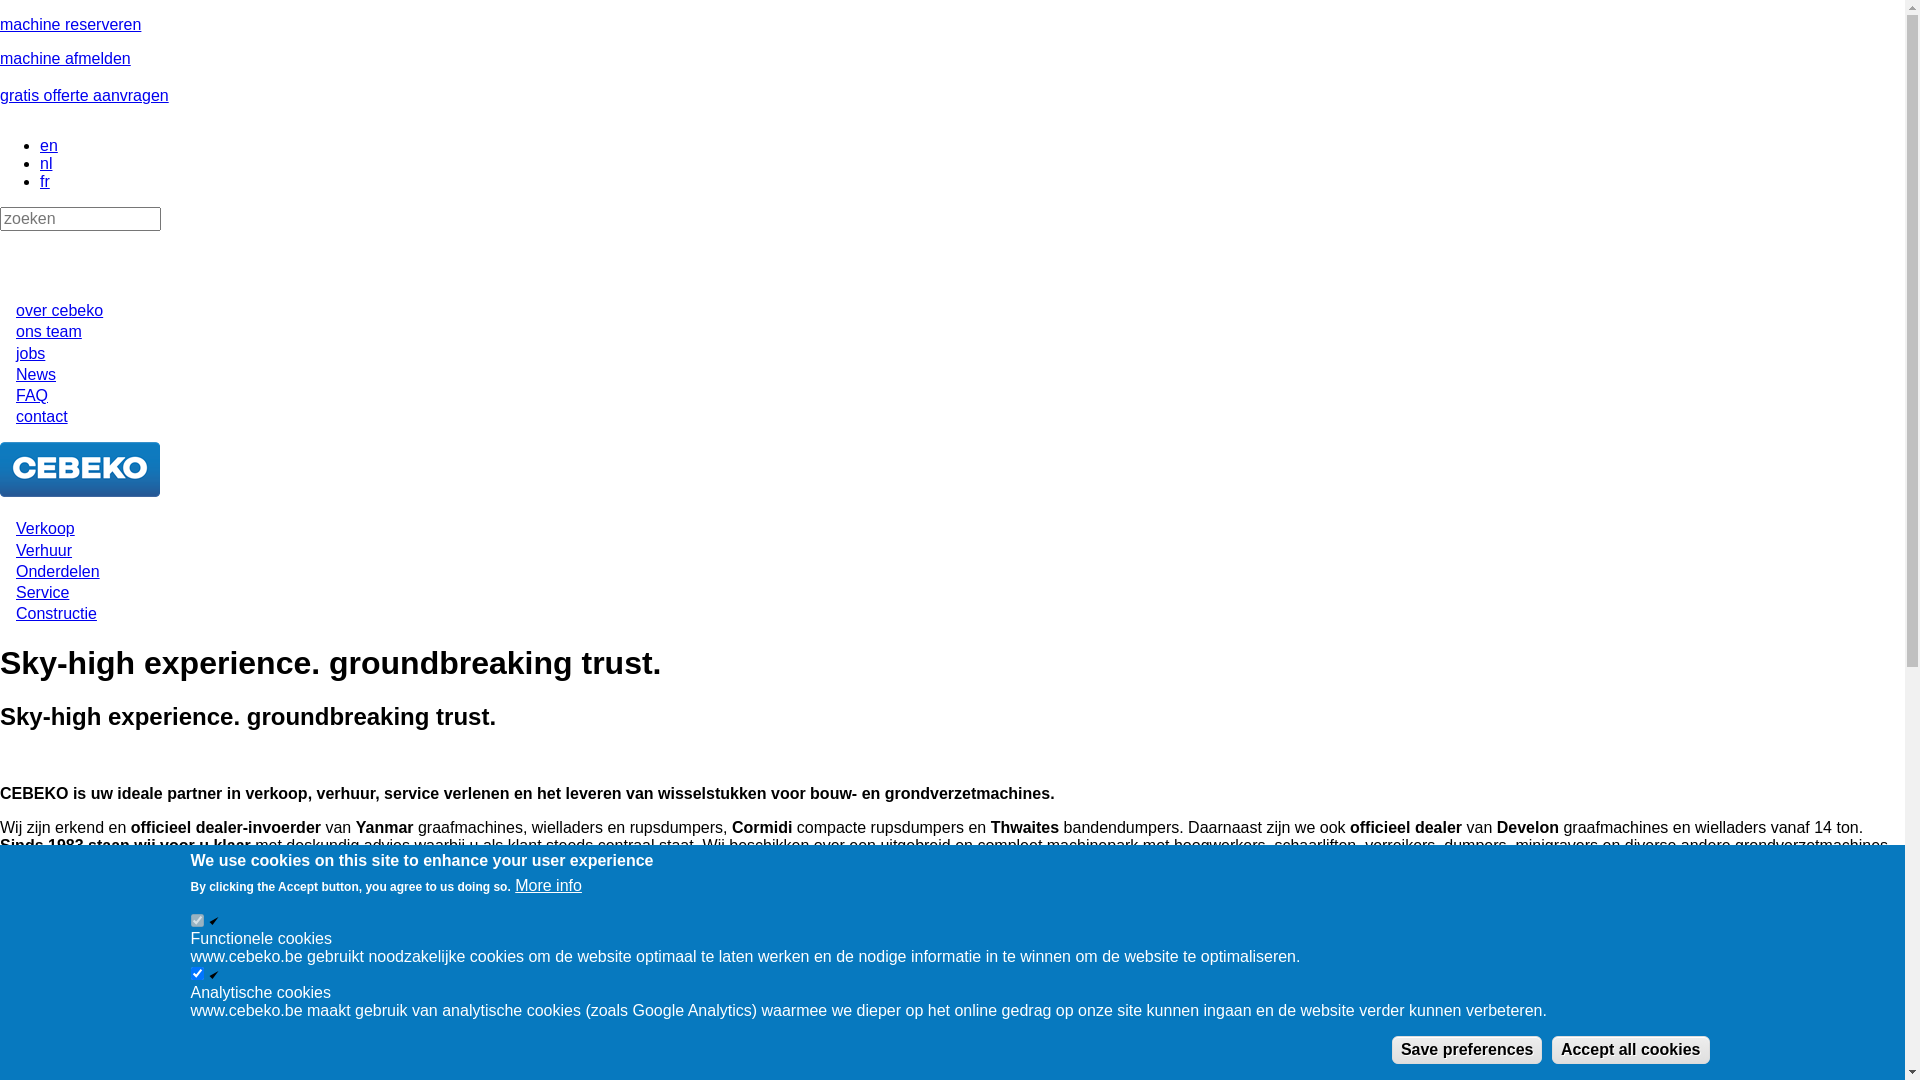  I want to click on 'Verkoop', so click(45, 527).